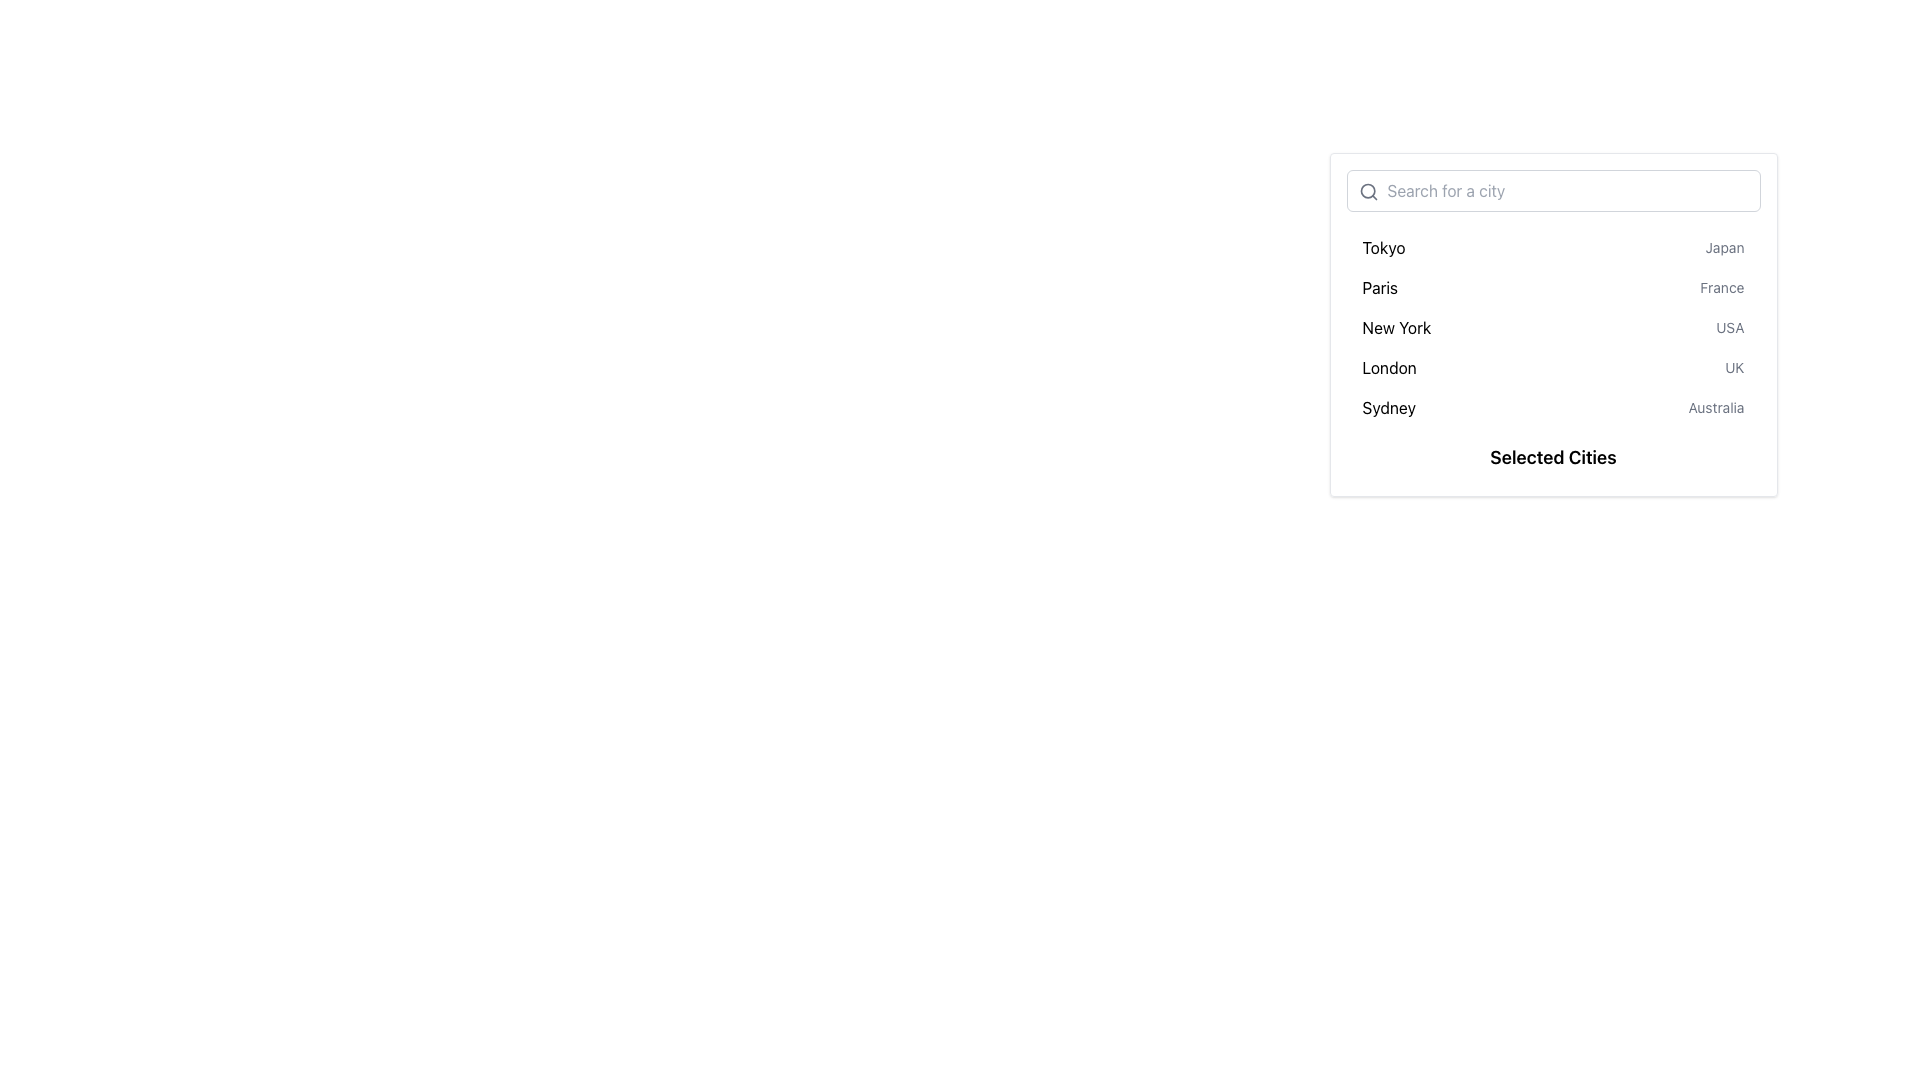 Image resolution: width=1920 pixels, height=1080 pixels. I want to click on the label displaying 'France', which is styled with a smaller font size and gray color, located to the right of the 'Paris' label in the city list, so click(1721, 288).